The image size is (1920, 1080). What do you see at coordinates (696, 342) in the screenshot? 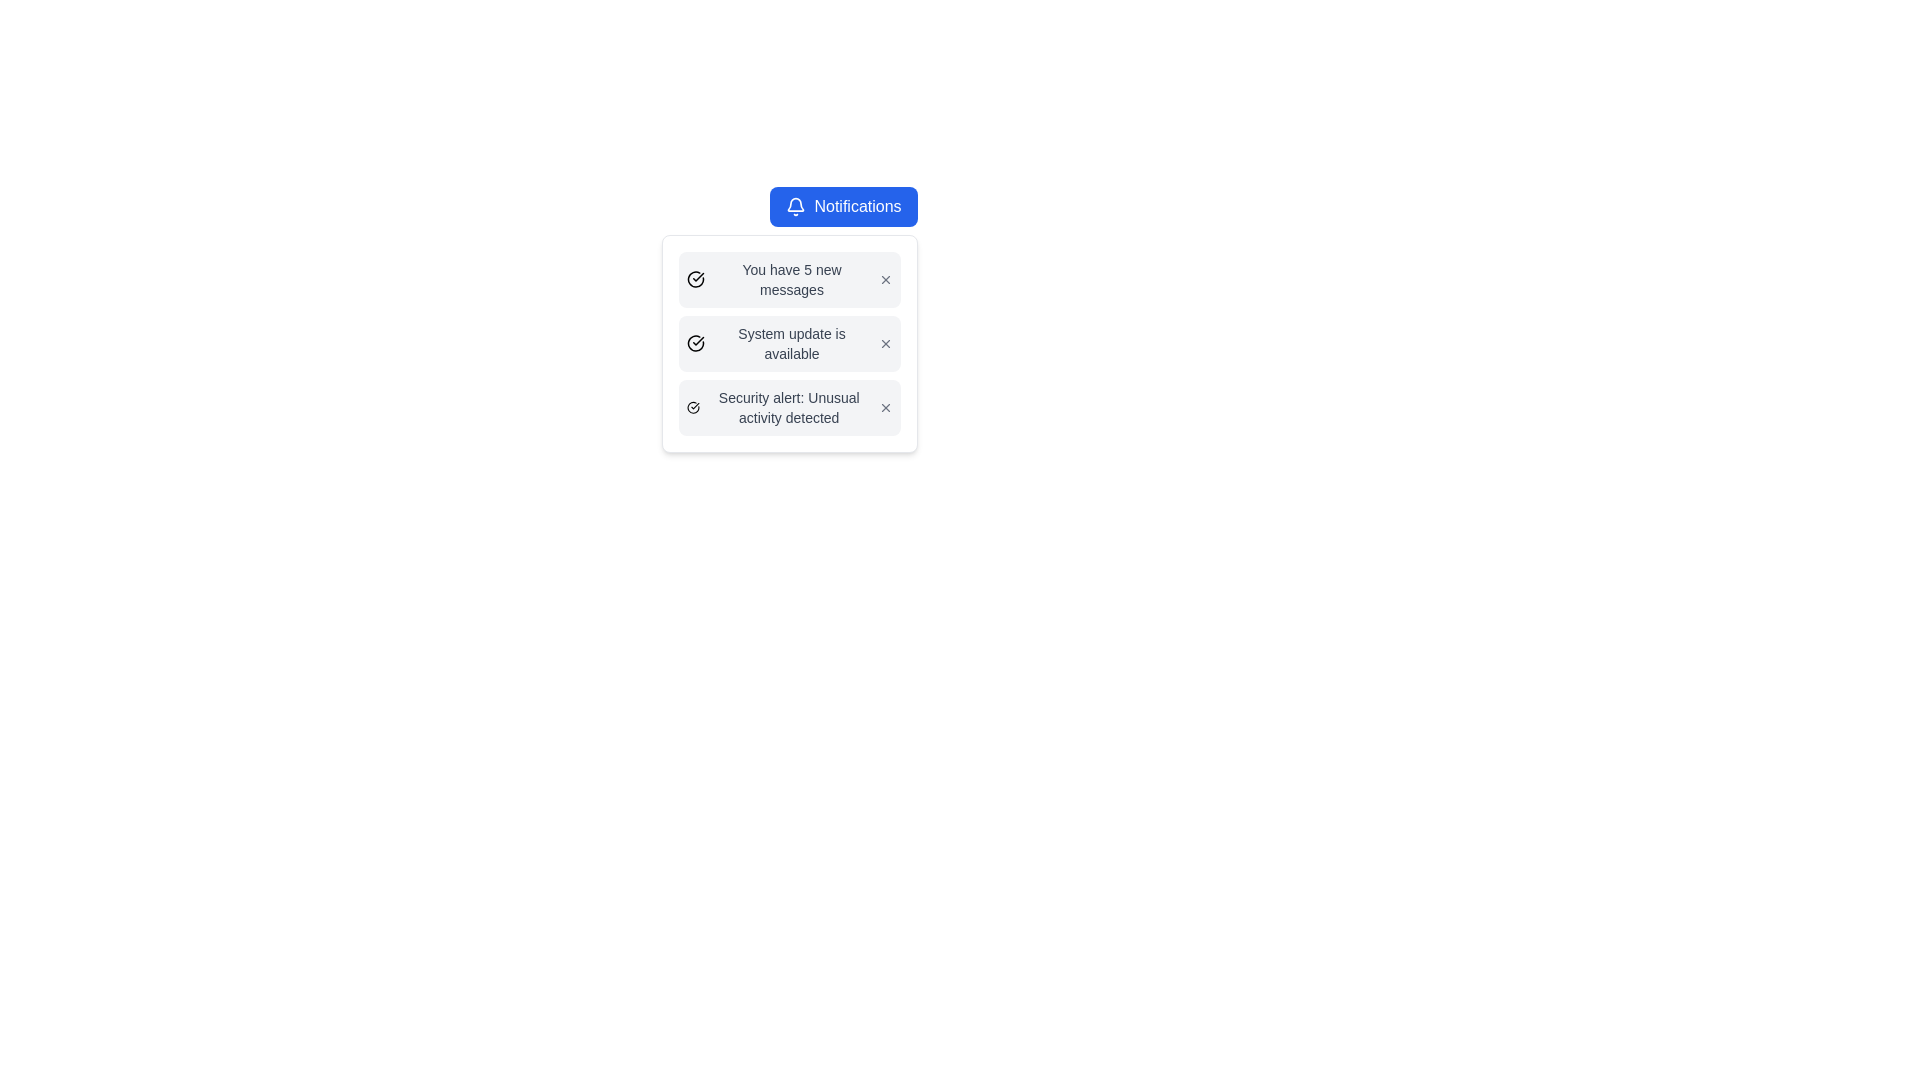
I see `the Vector icon component located to the left of the notification text for 'System update is available.'` at bounding box center [696, 342].